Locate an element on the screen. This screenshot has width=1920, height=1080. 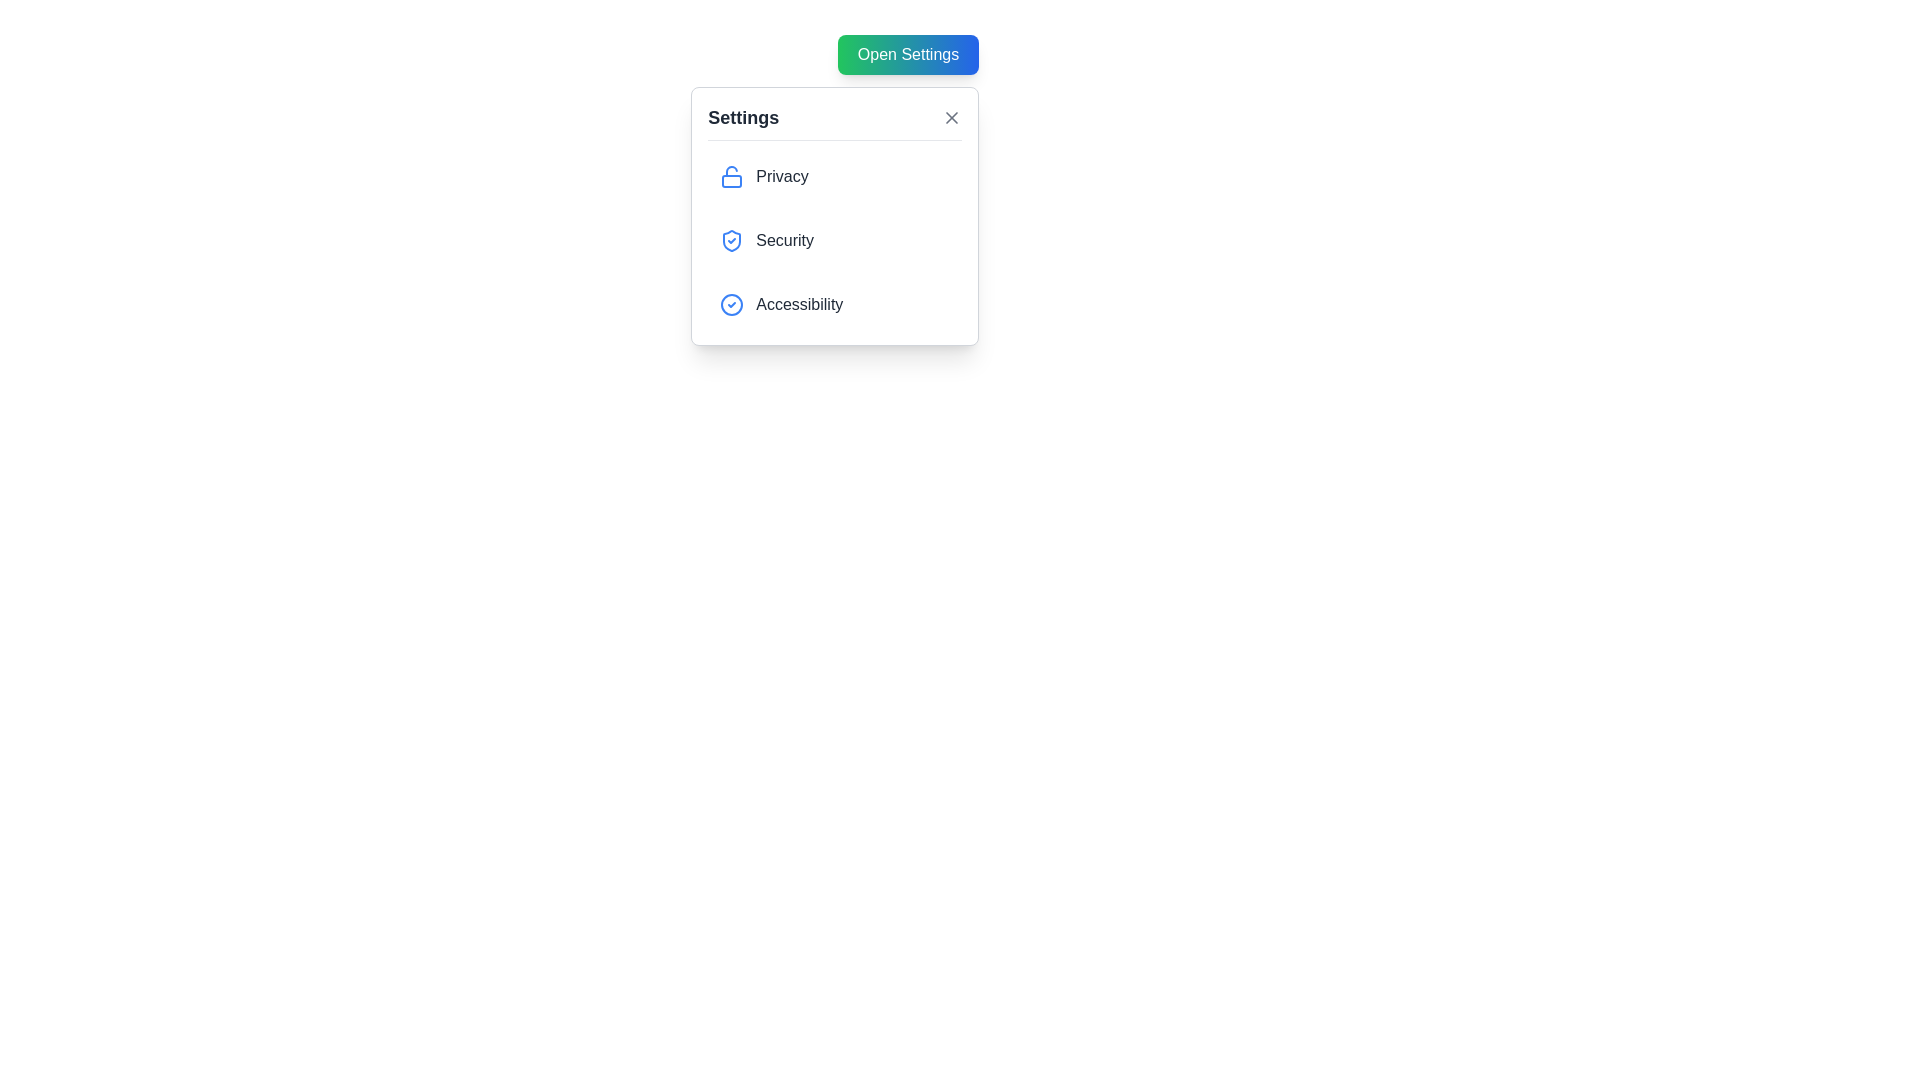
the rectangular button with a gradient background from green to blue that contains the white text 'Open Settings' is located at coordinates (907, 53).